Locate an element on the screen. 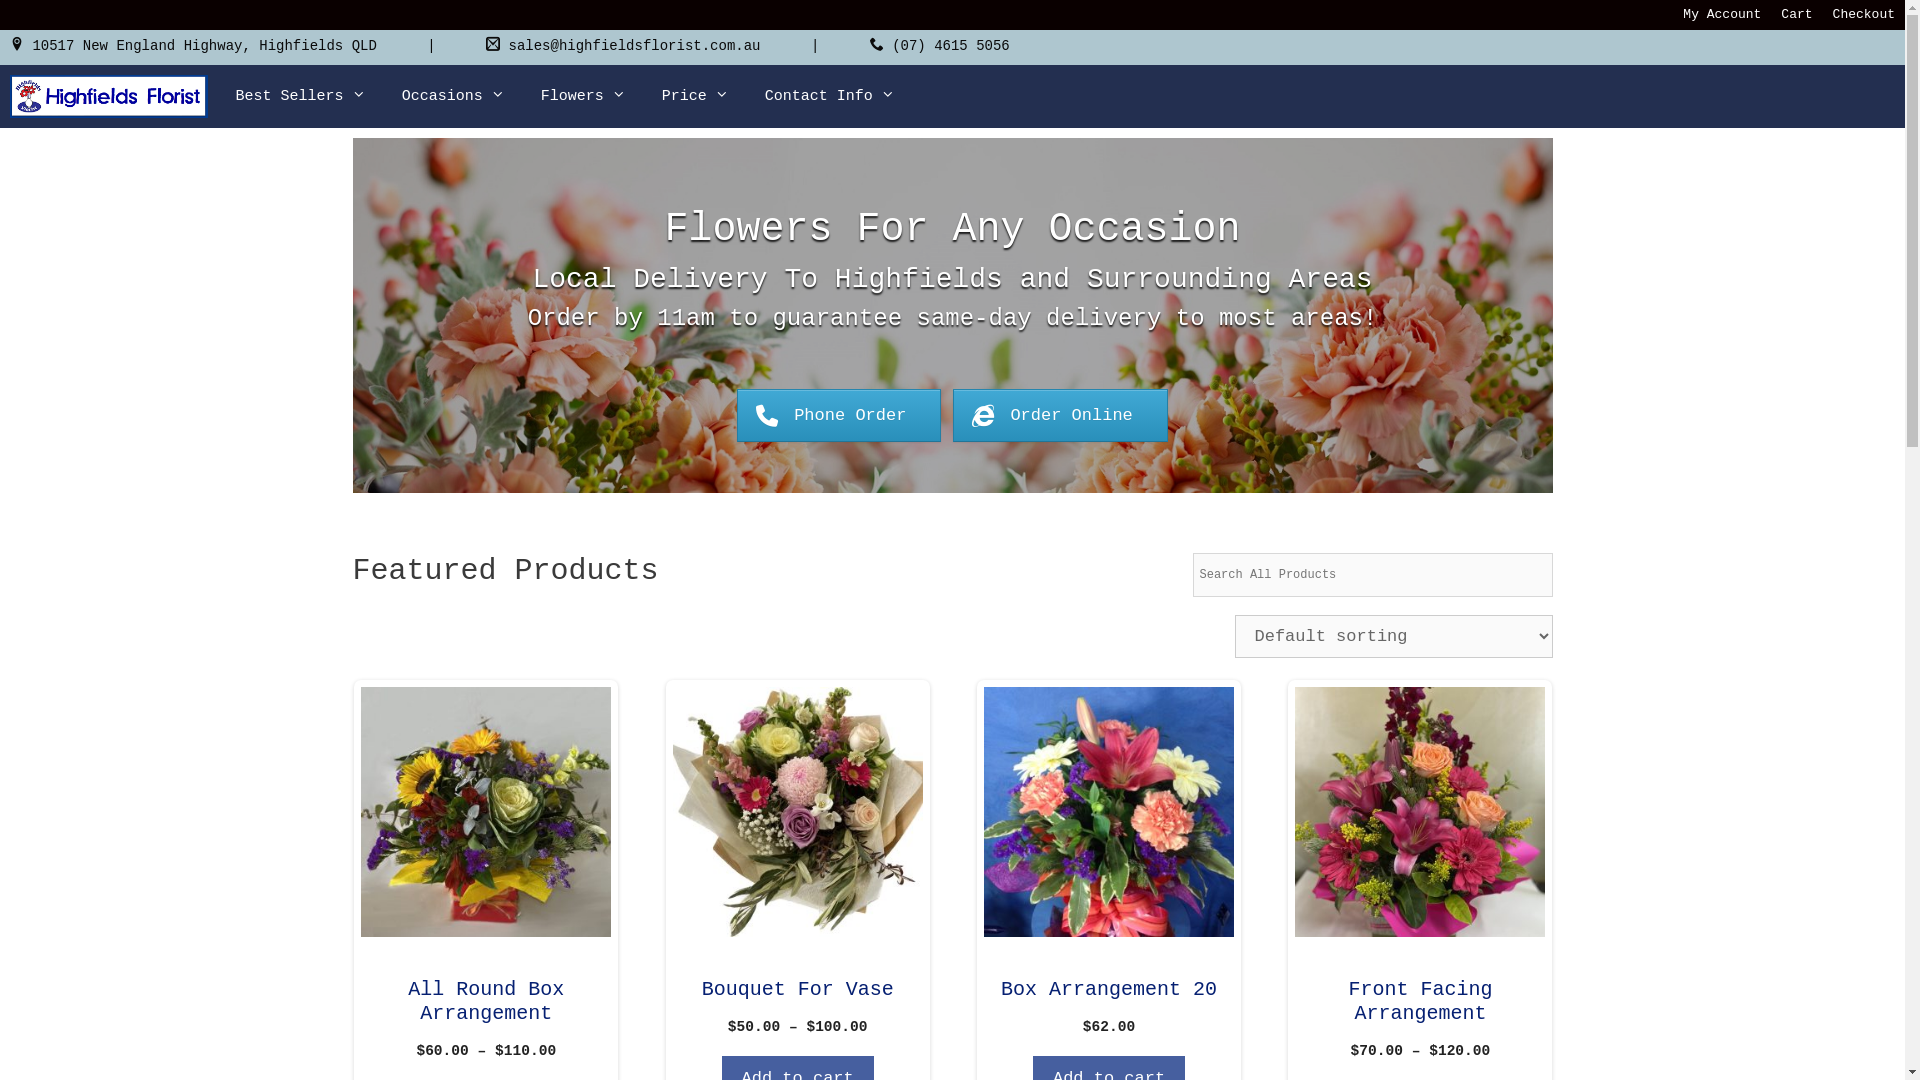  '(07) 4615 5056' is located at coordinates (949, 45).